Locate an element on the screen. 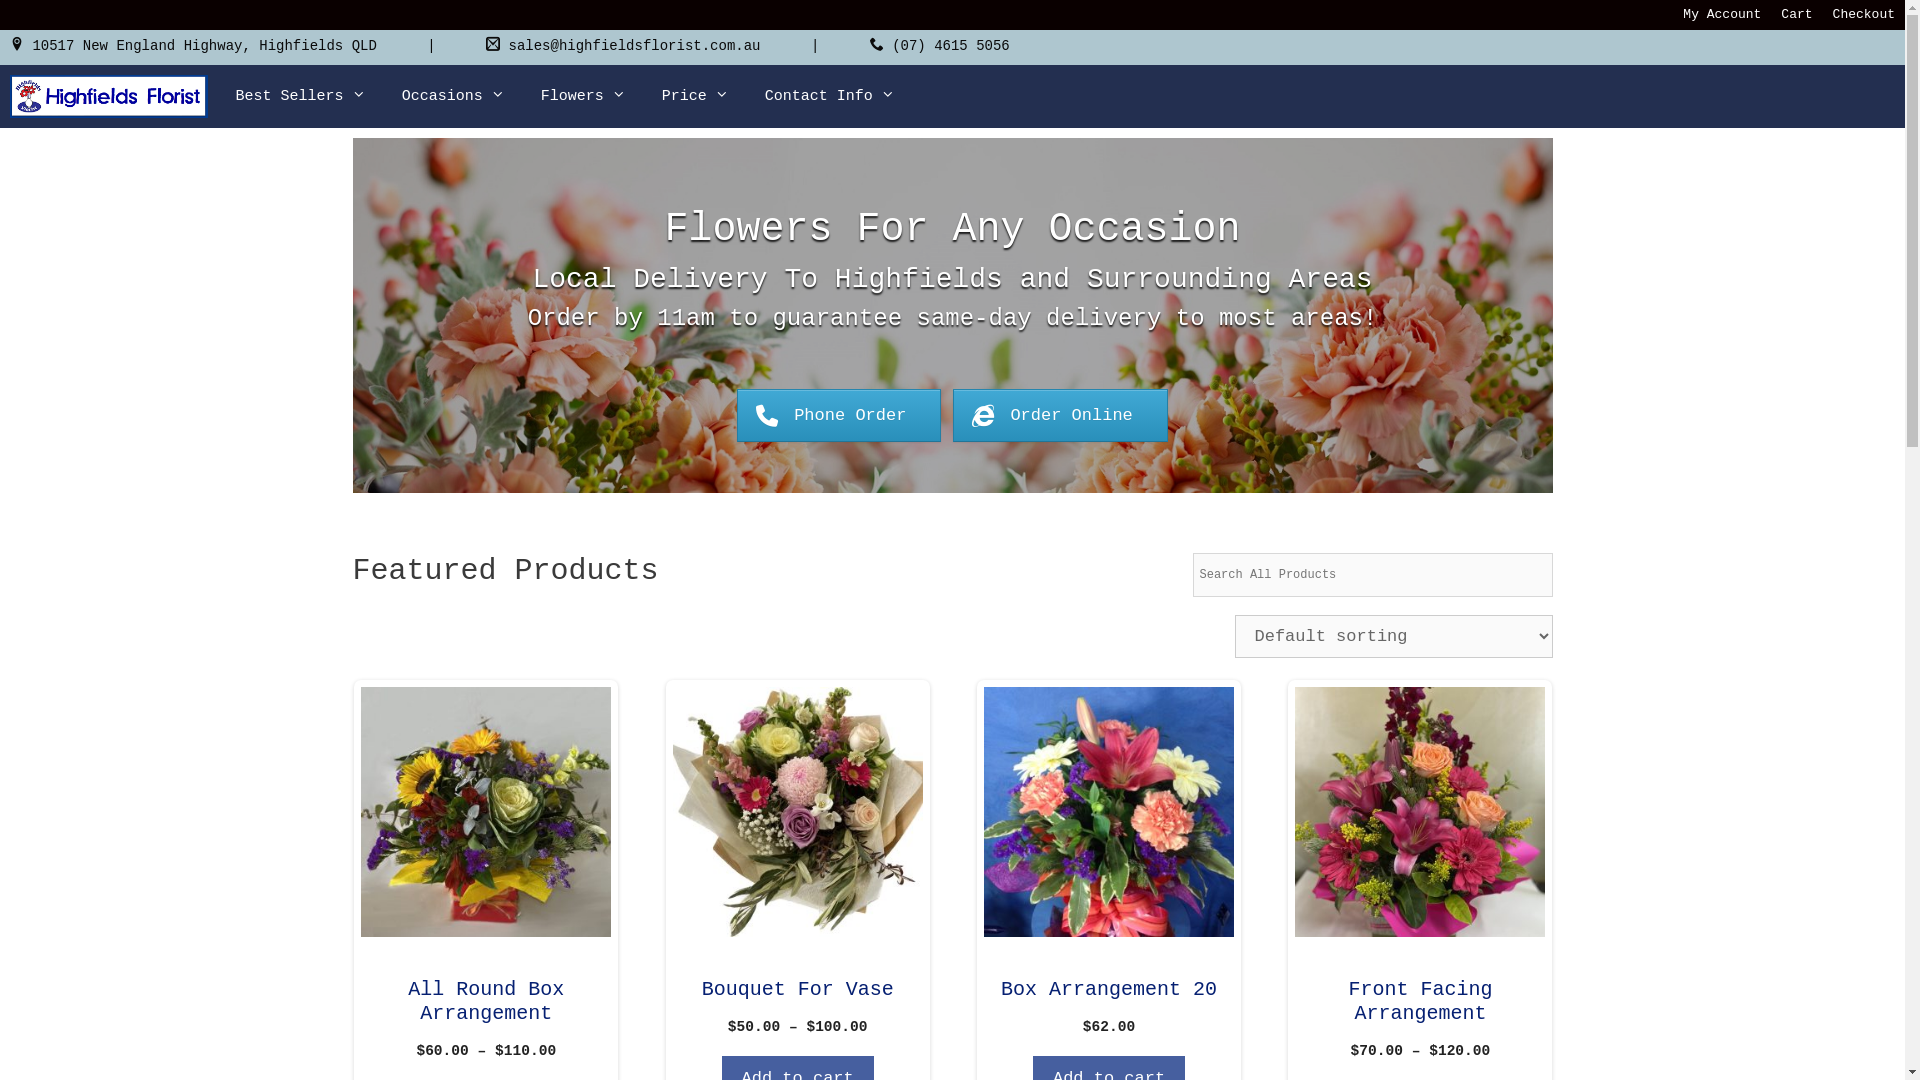  '(07) 4615 5056' is located at coordinates (949, 45).